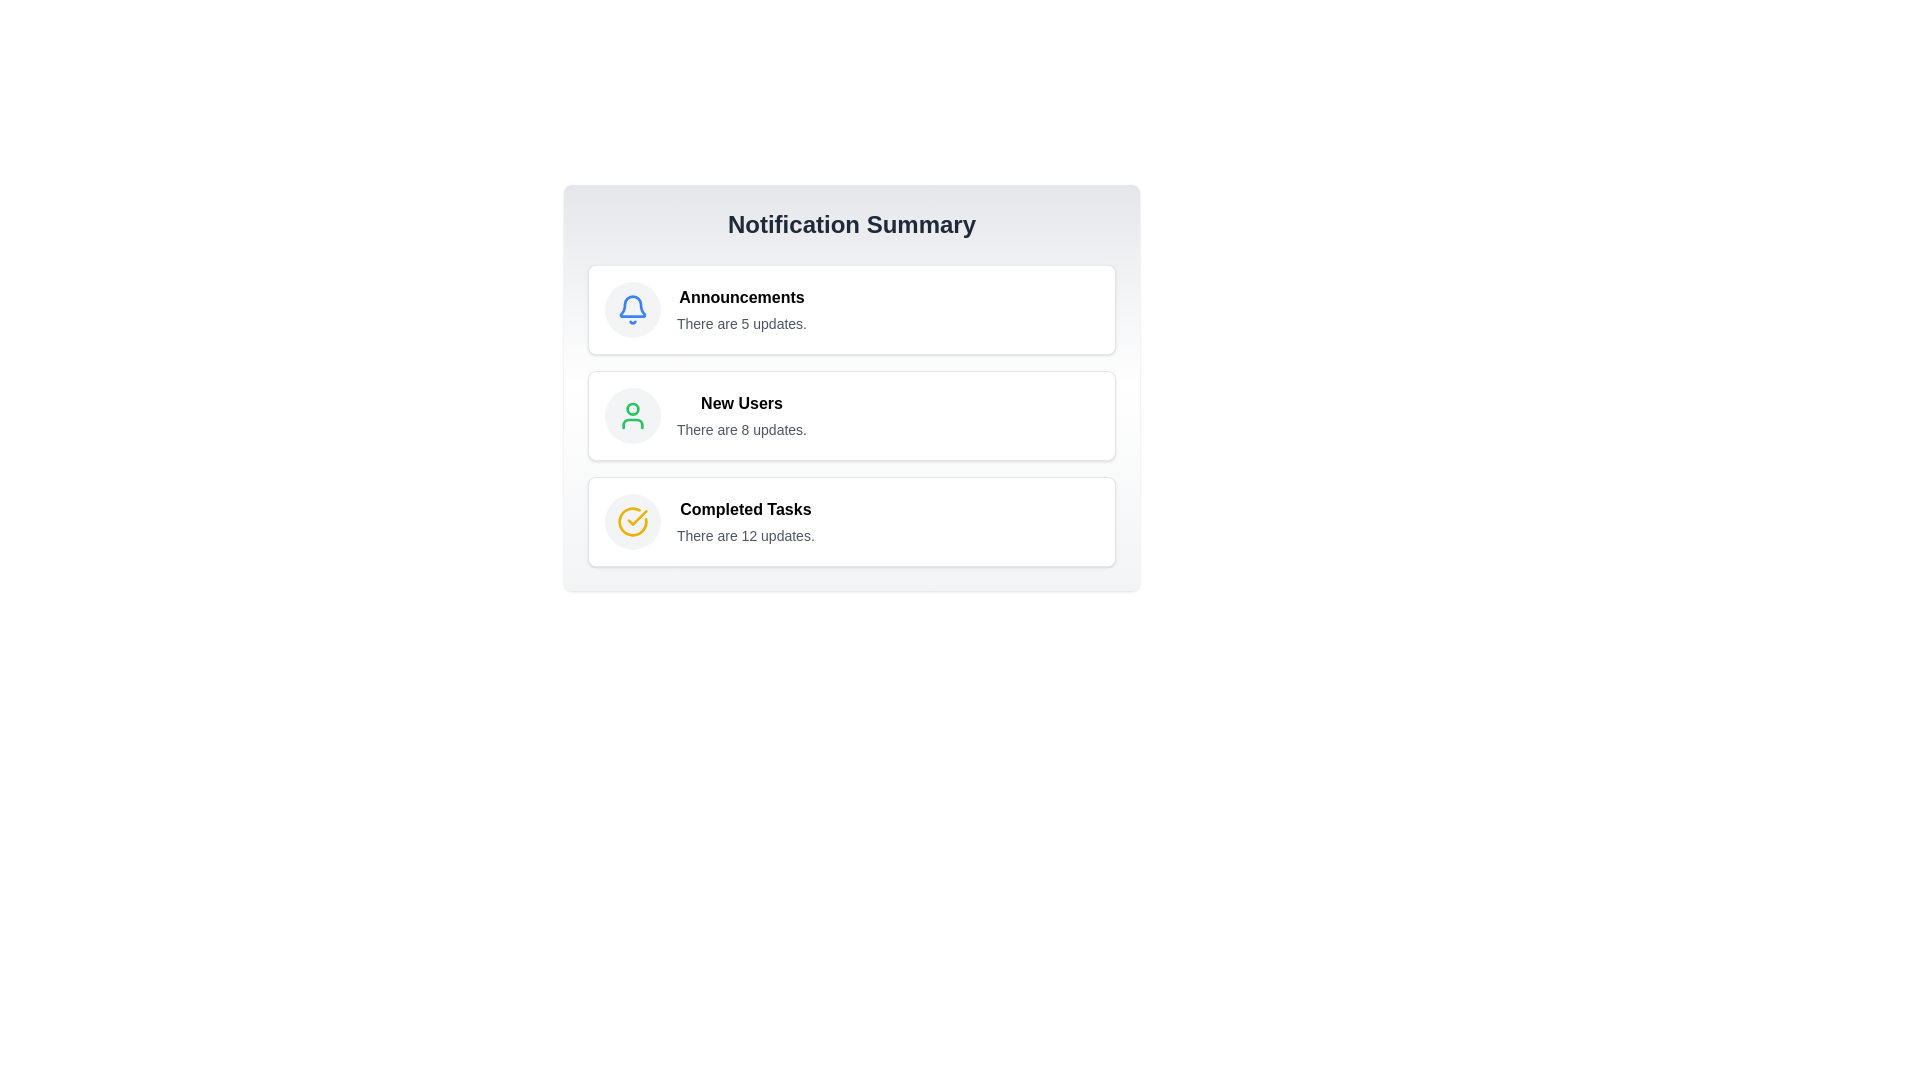 The width and height of the screenshot is (1920, 1080). What do you see at coordinates (632, 309) in the screenshot?
I see `the circular gray icon with a blue bell symbol located at the top-left corner of the 'Announcements' section in the 'Notification Summary' view` at bounding box center [632, 309].